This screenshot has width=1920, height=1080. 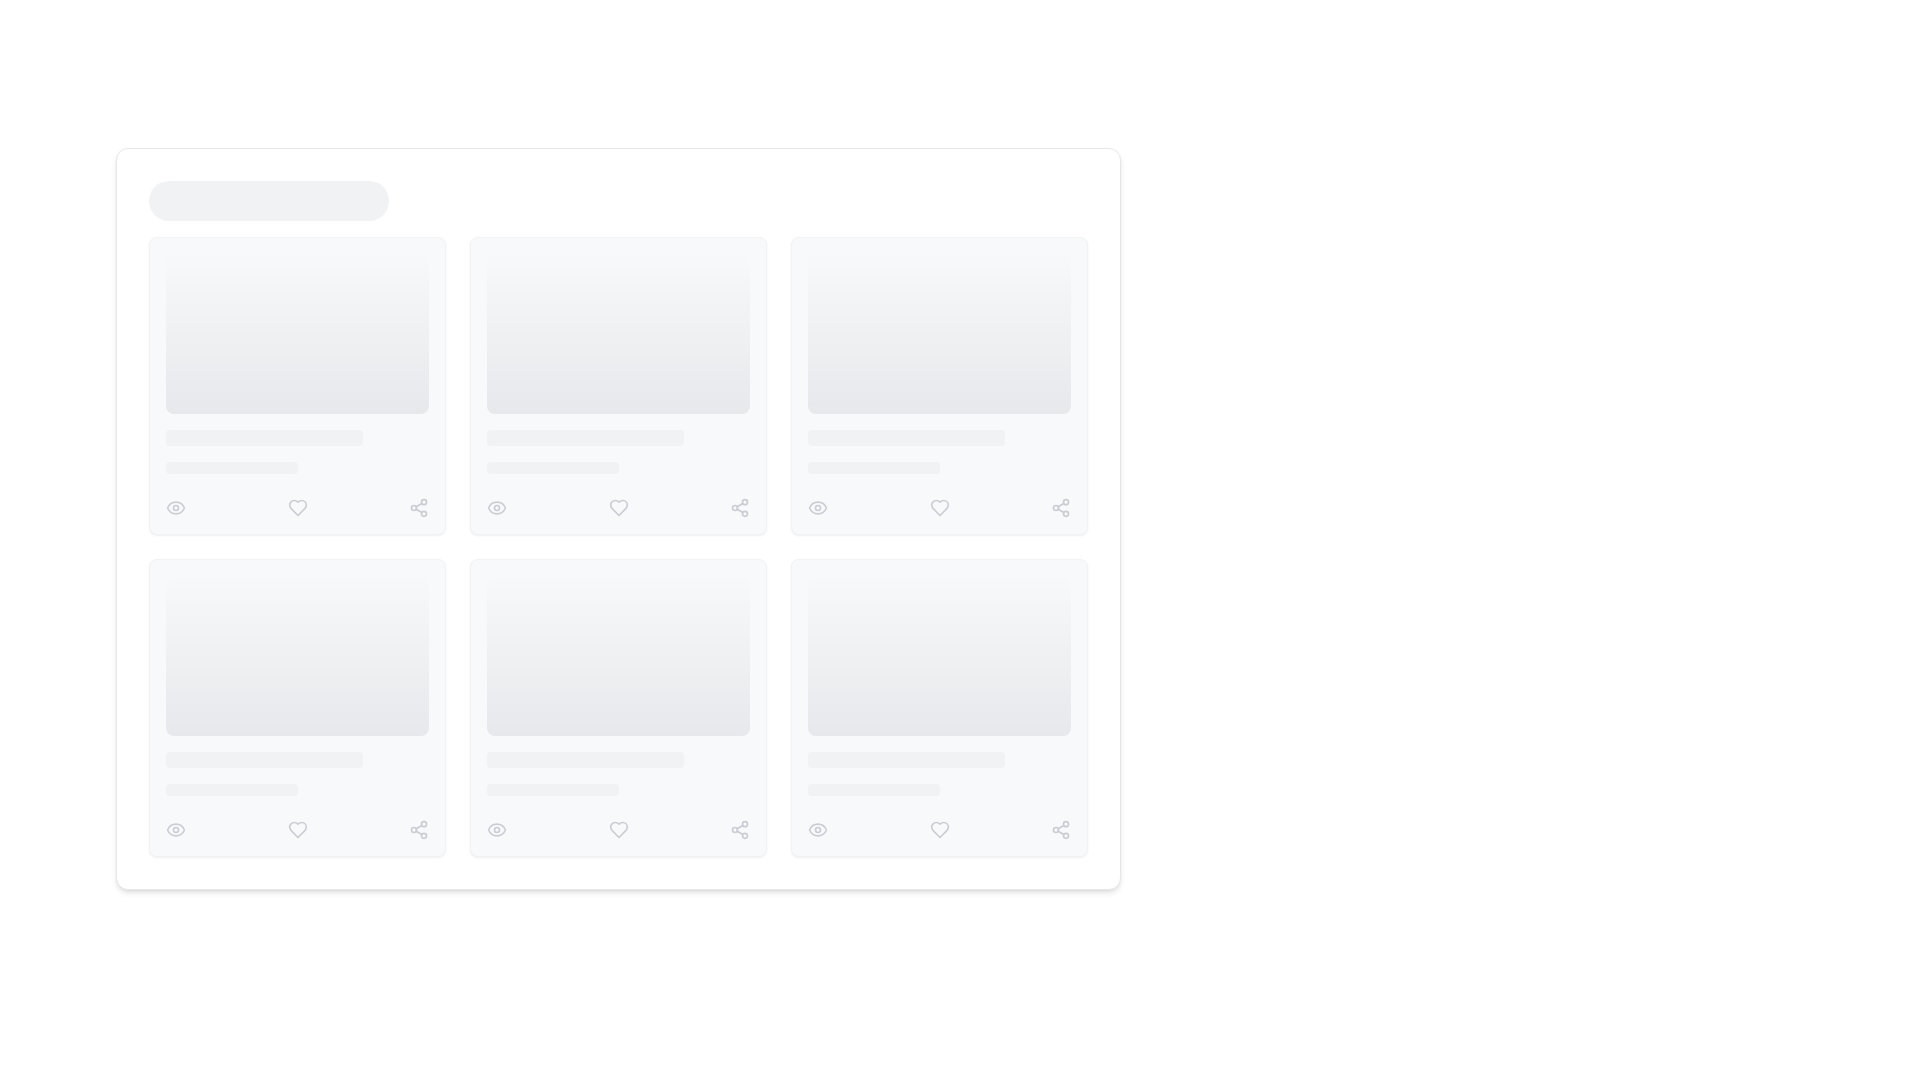 I want to click on the decorative placeholder component, which is a rectangular box with rounded corners and a gradient background, located at the top of the card layout, so click(x=617, y=333).